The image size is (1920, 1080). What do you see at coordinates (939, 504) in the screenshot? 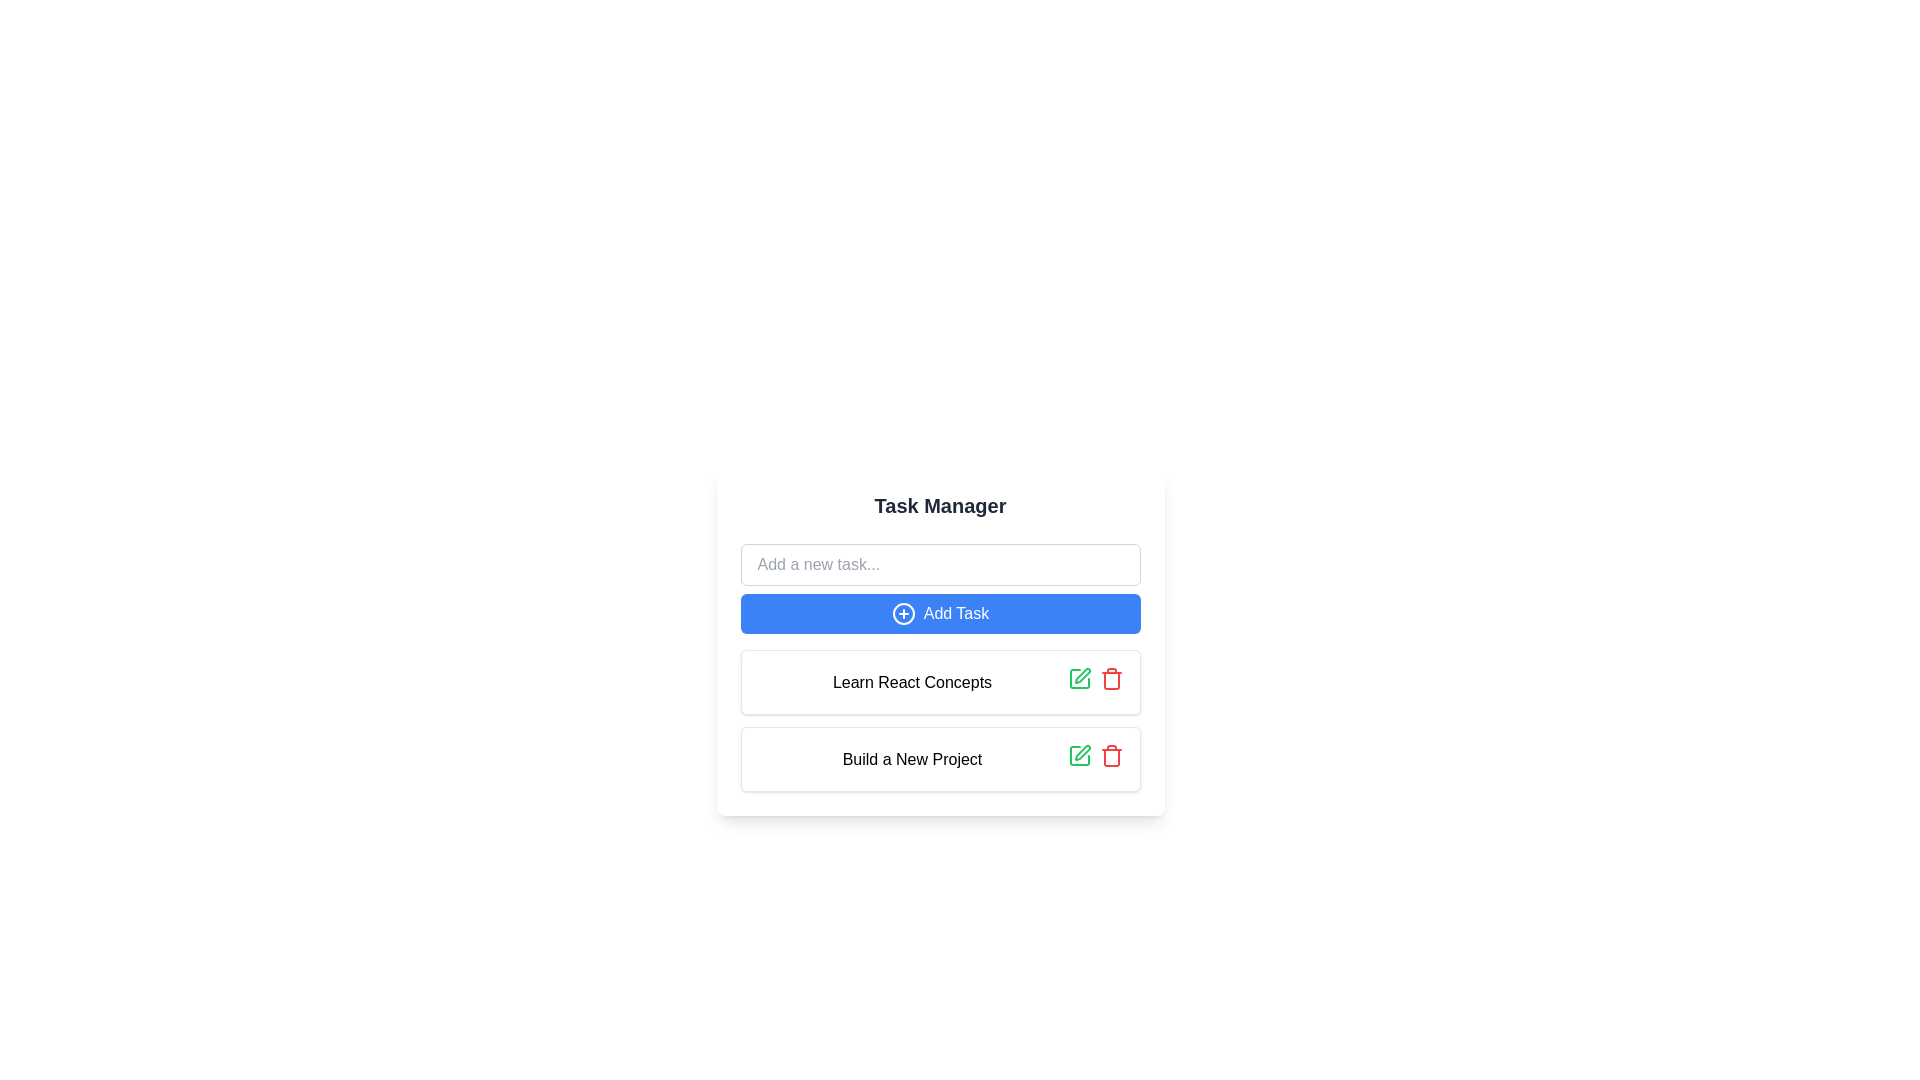
I see `the bold 'Task Manager' text element, which is prominently displayed at the top of the panel with rounded corners` at bounding box center [939, 504].